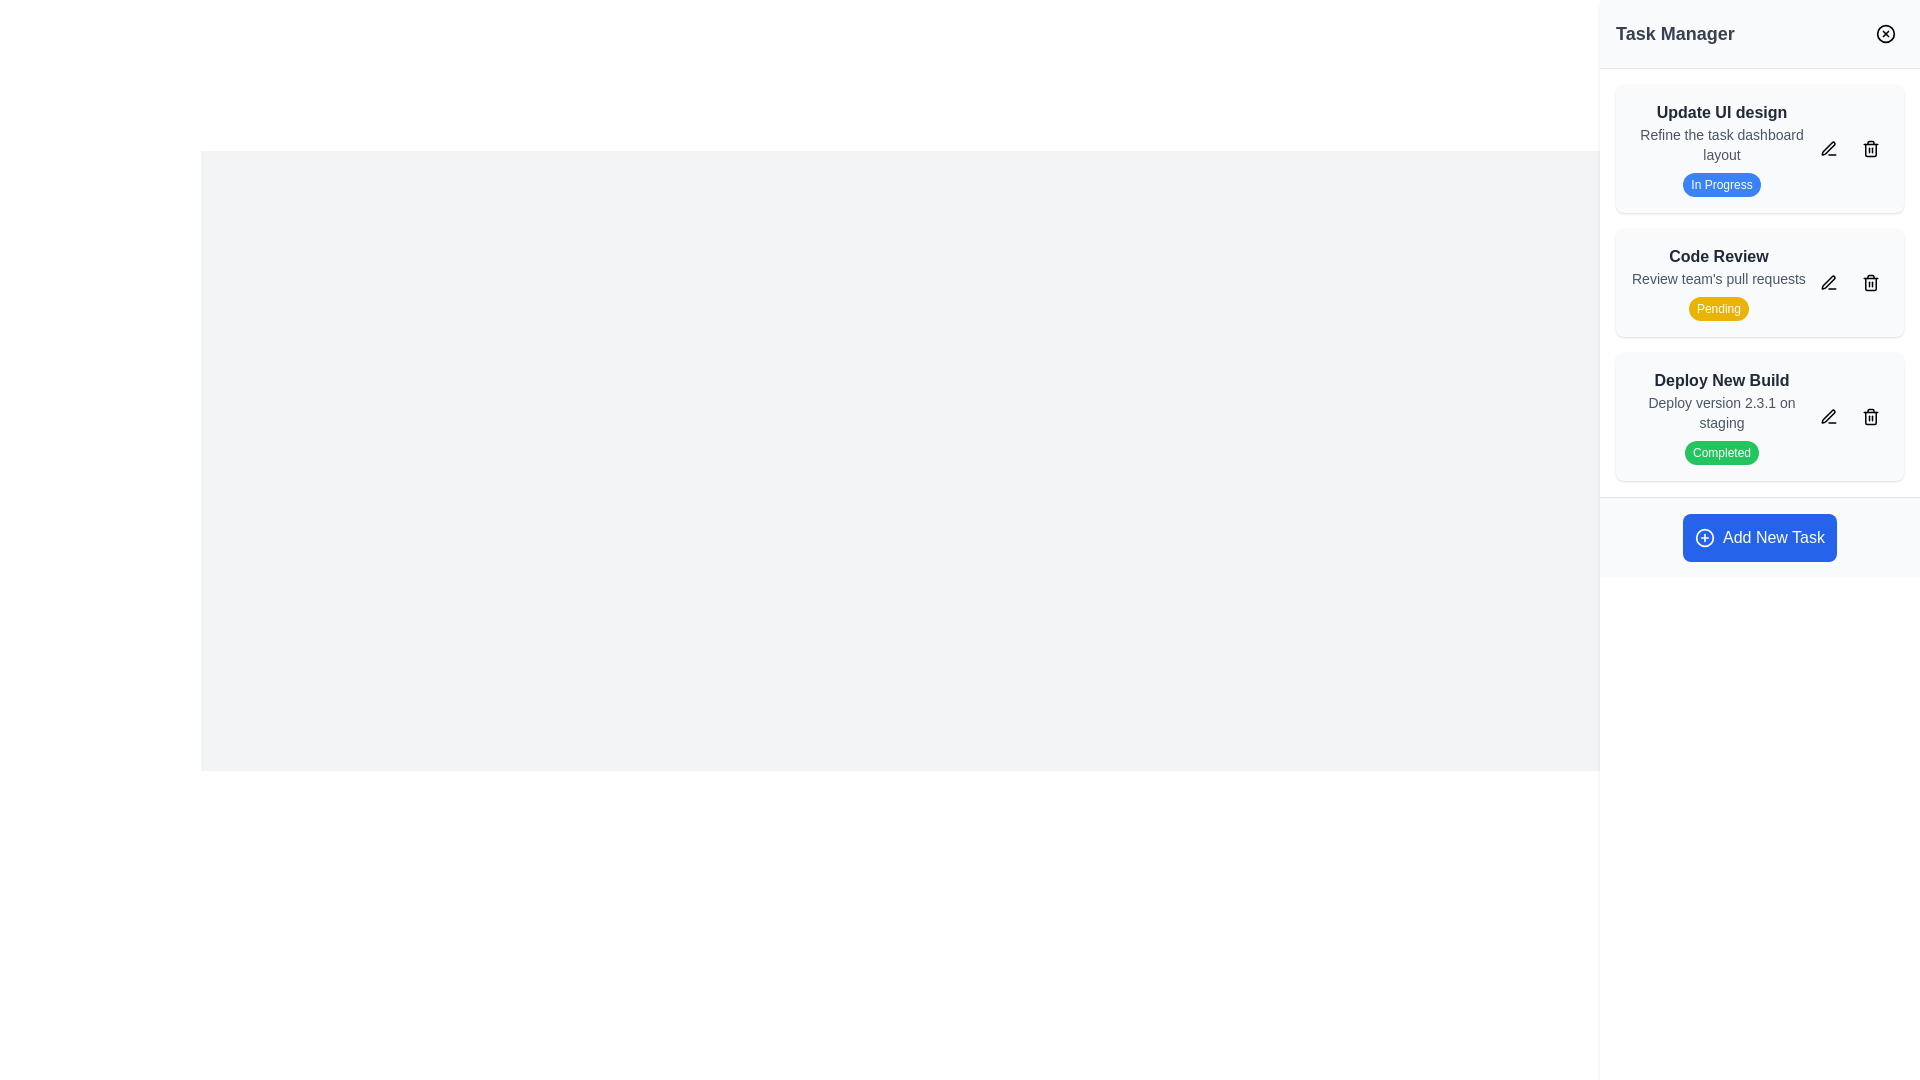 This screenshot has width=1920, height=1080. What do you see at coordinates (1721, 381) in the screenshot?
I see `the bold text label 'Deploy New Build' located at the top of the third task entry in the task list` at bounding box center [1721, 381].